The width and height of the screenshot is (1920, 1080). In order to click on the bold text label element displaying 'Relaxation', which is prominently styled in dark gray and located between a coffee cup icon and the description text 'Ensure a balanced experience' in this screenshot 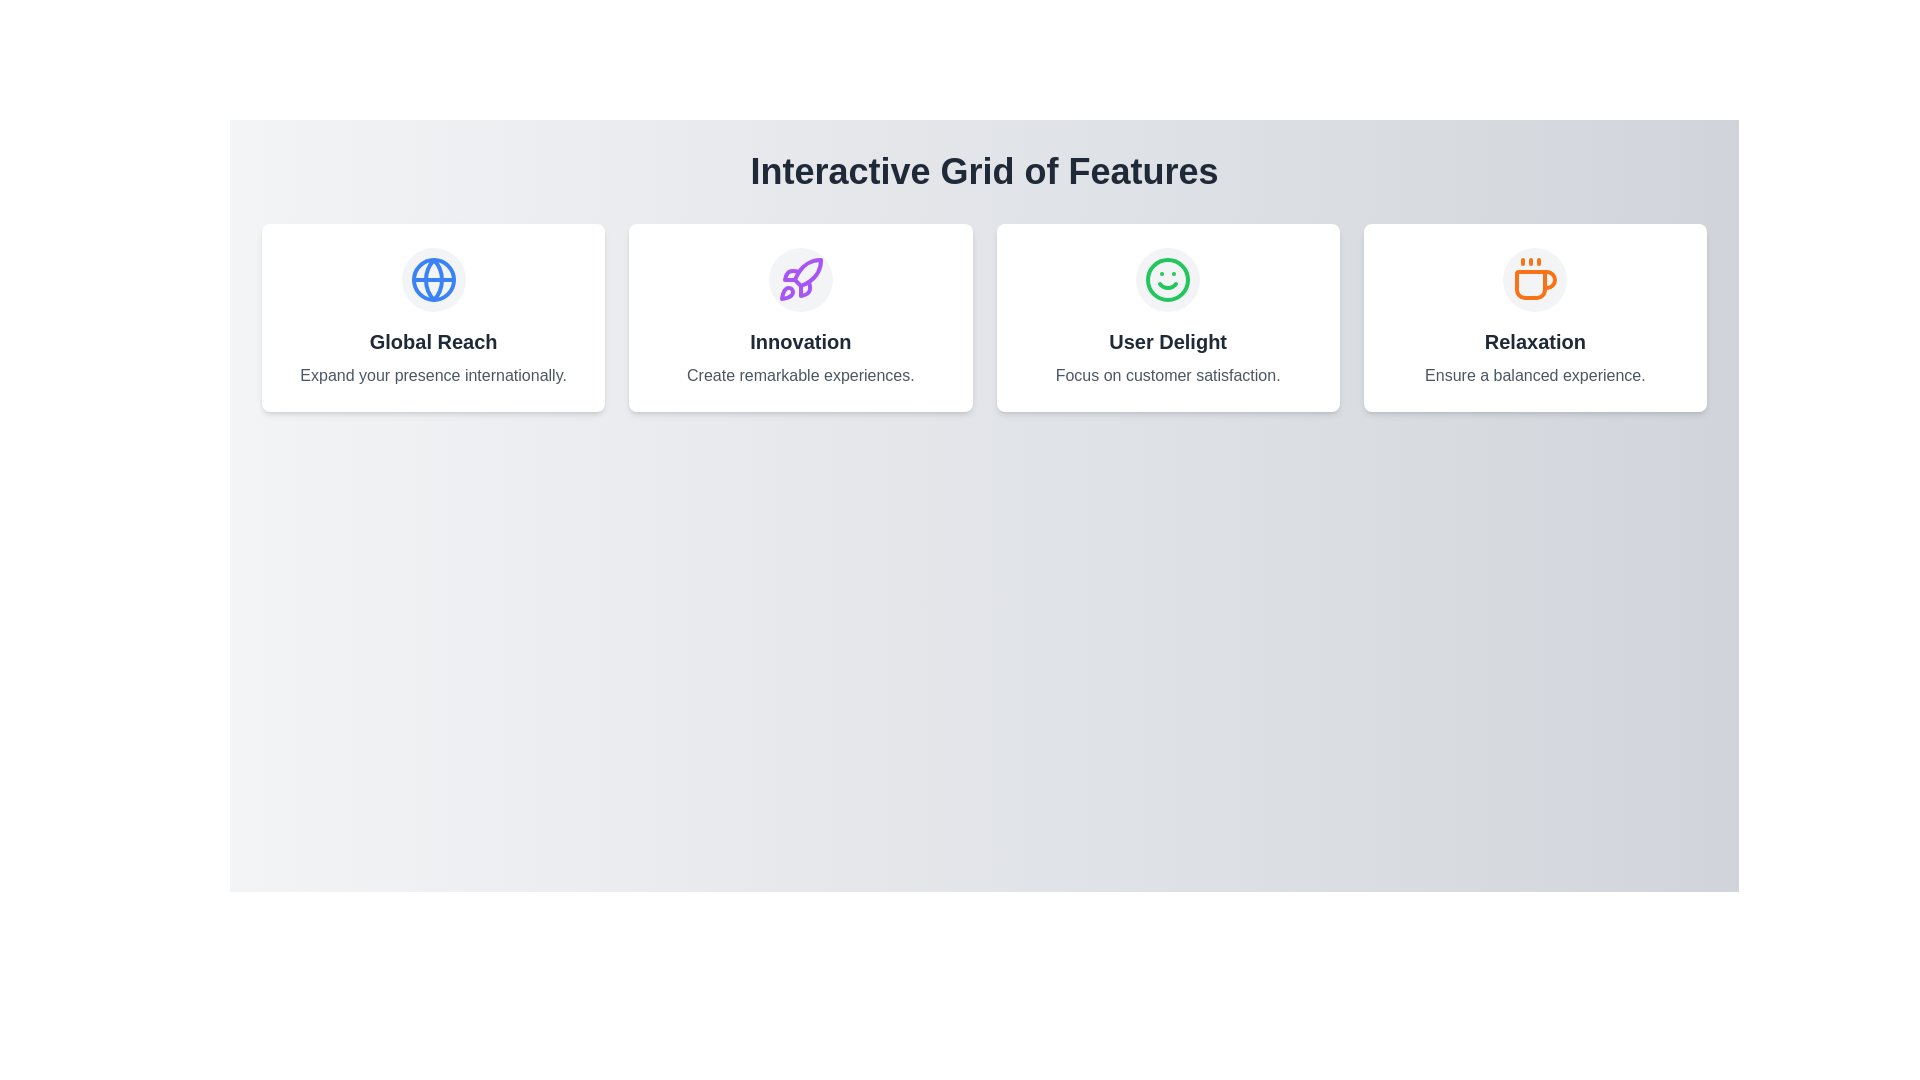, I will do `click(1534, 341)`.